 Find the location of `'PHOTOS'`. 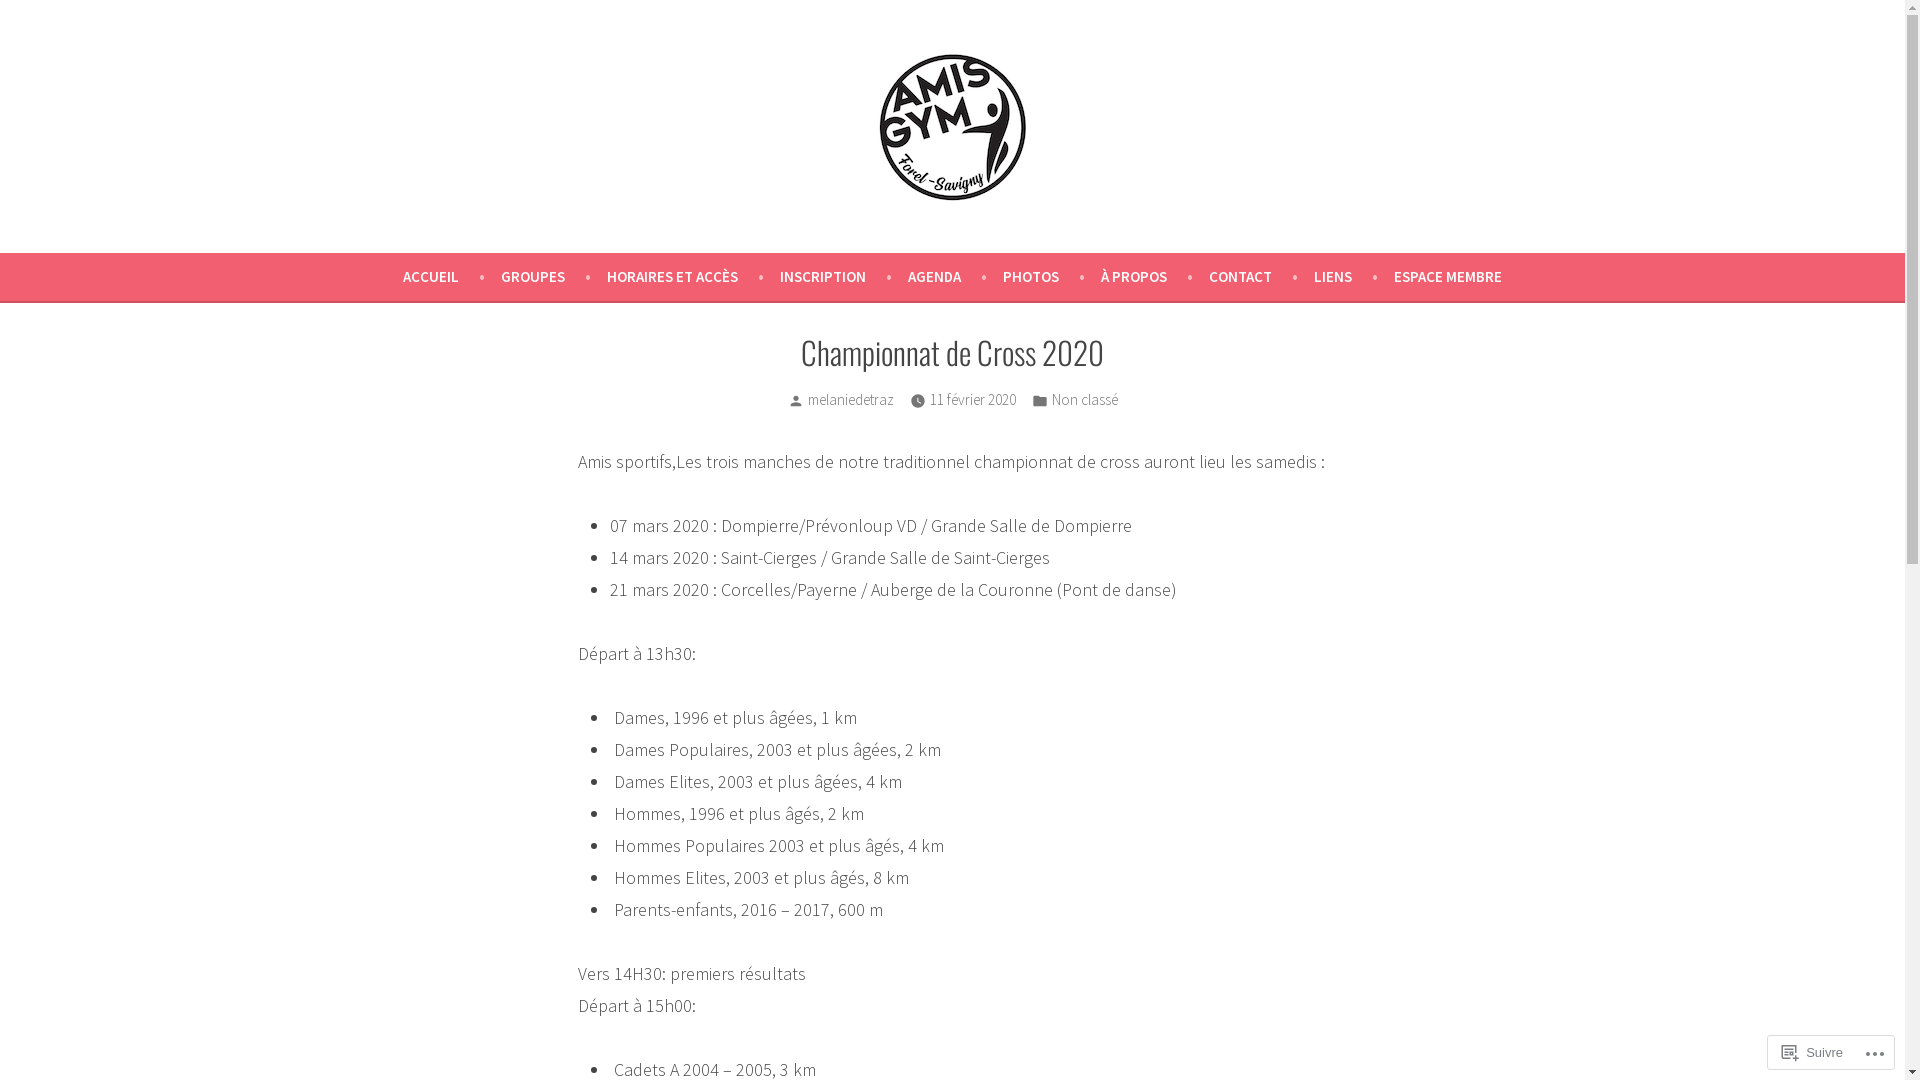

'PHOTOS' is located at coordinates (1003, 277).